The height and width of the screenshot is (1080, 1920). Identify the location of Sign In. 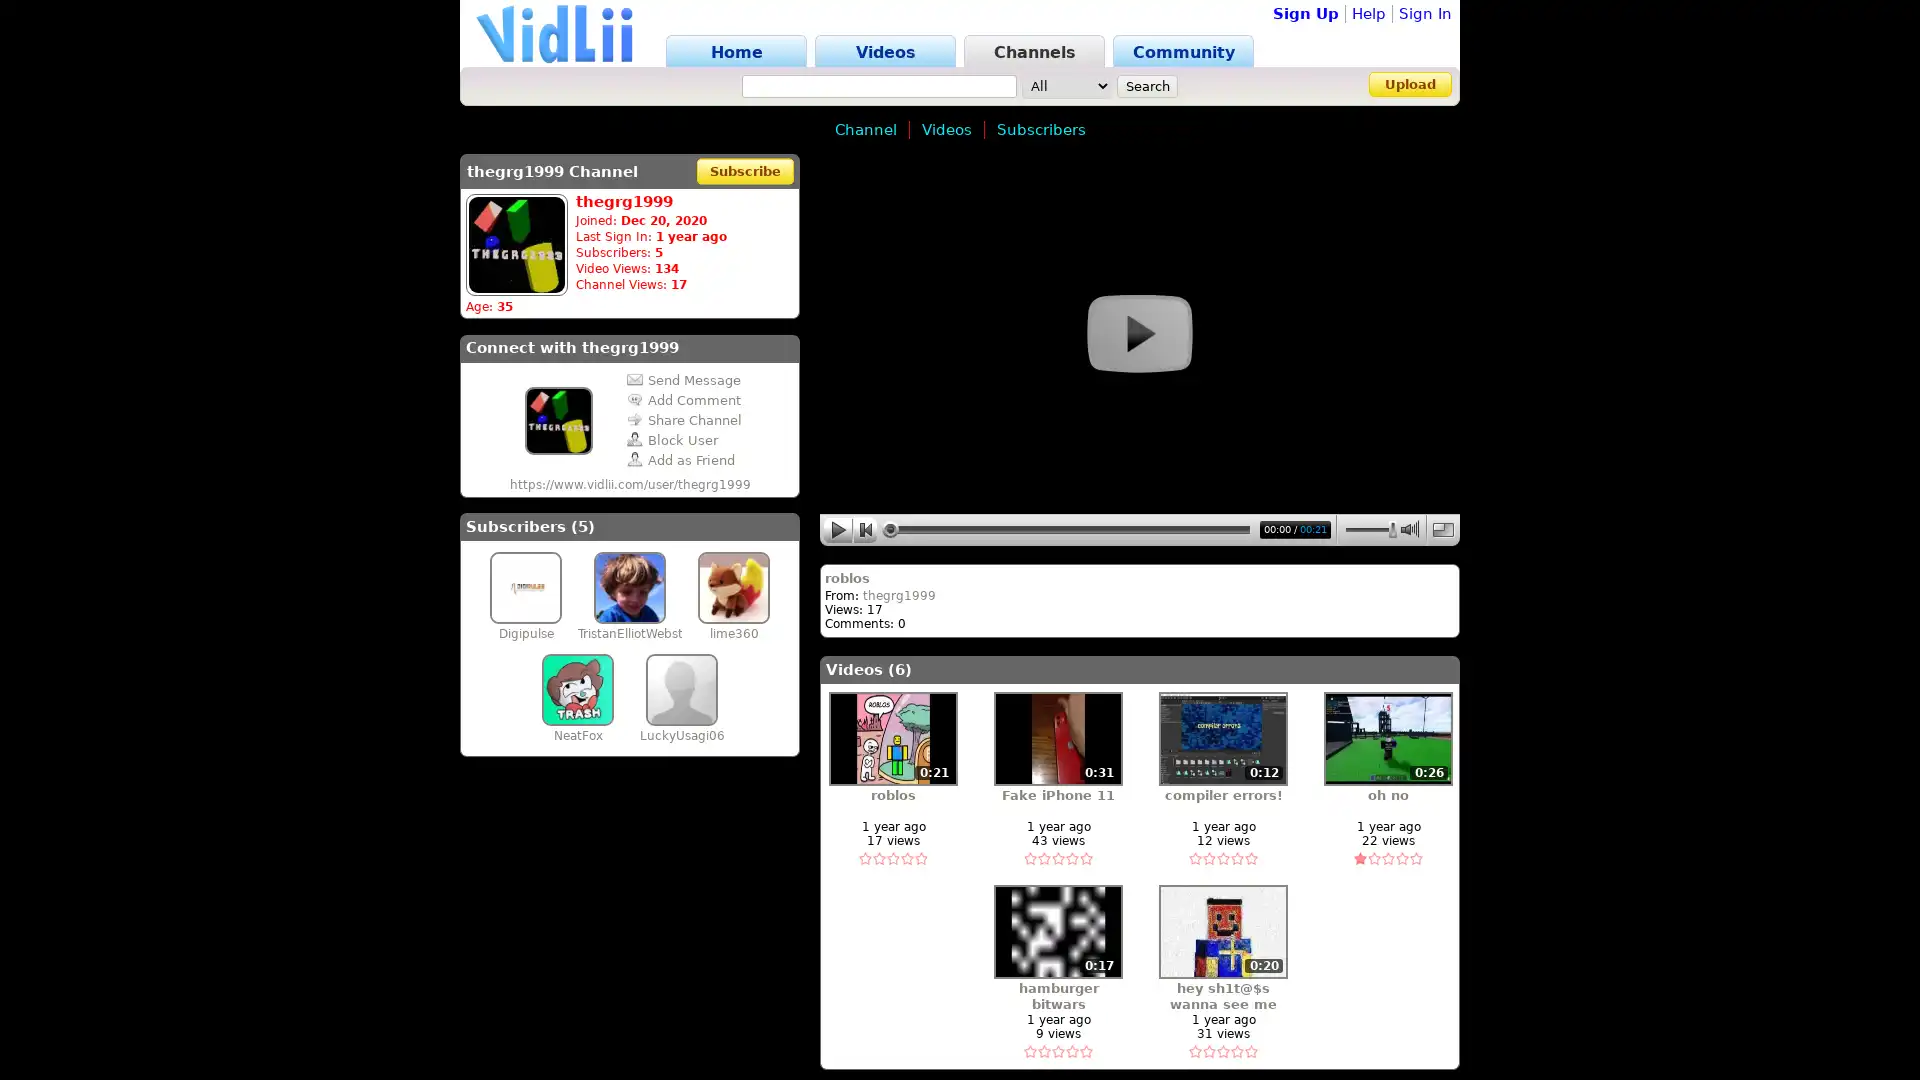
(1347, 111).